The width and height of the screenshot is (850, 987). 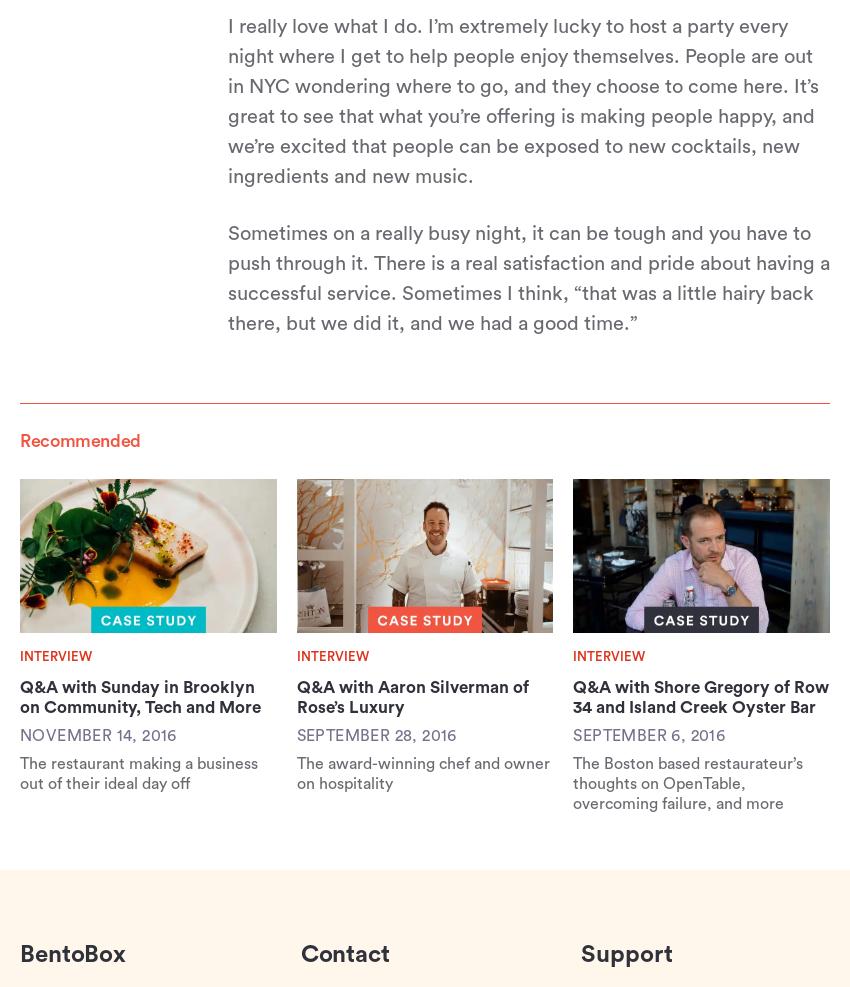 I want to click on 'September 28, 2016', so click(x=375, y=734).